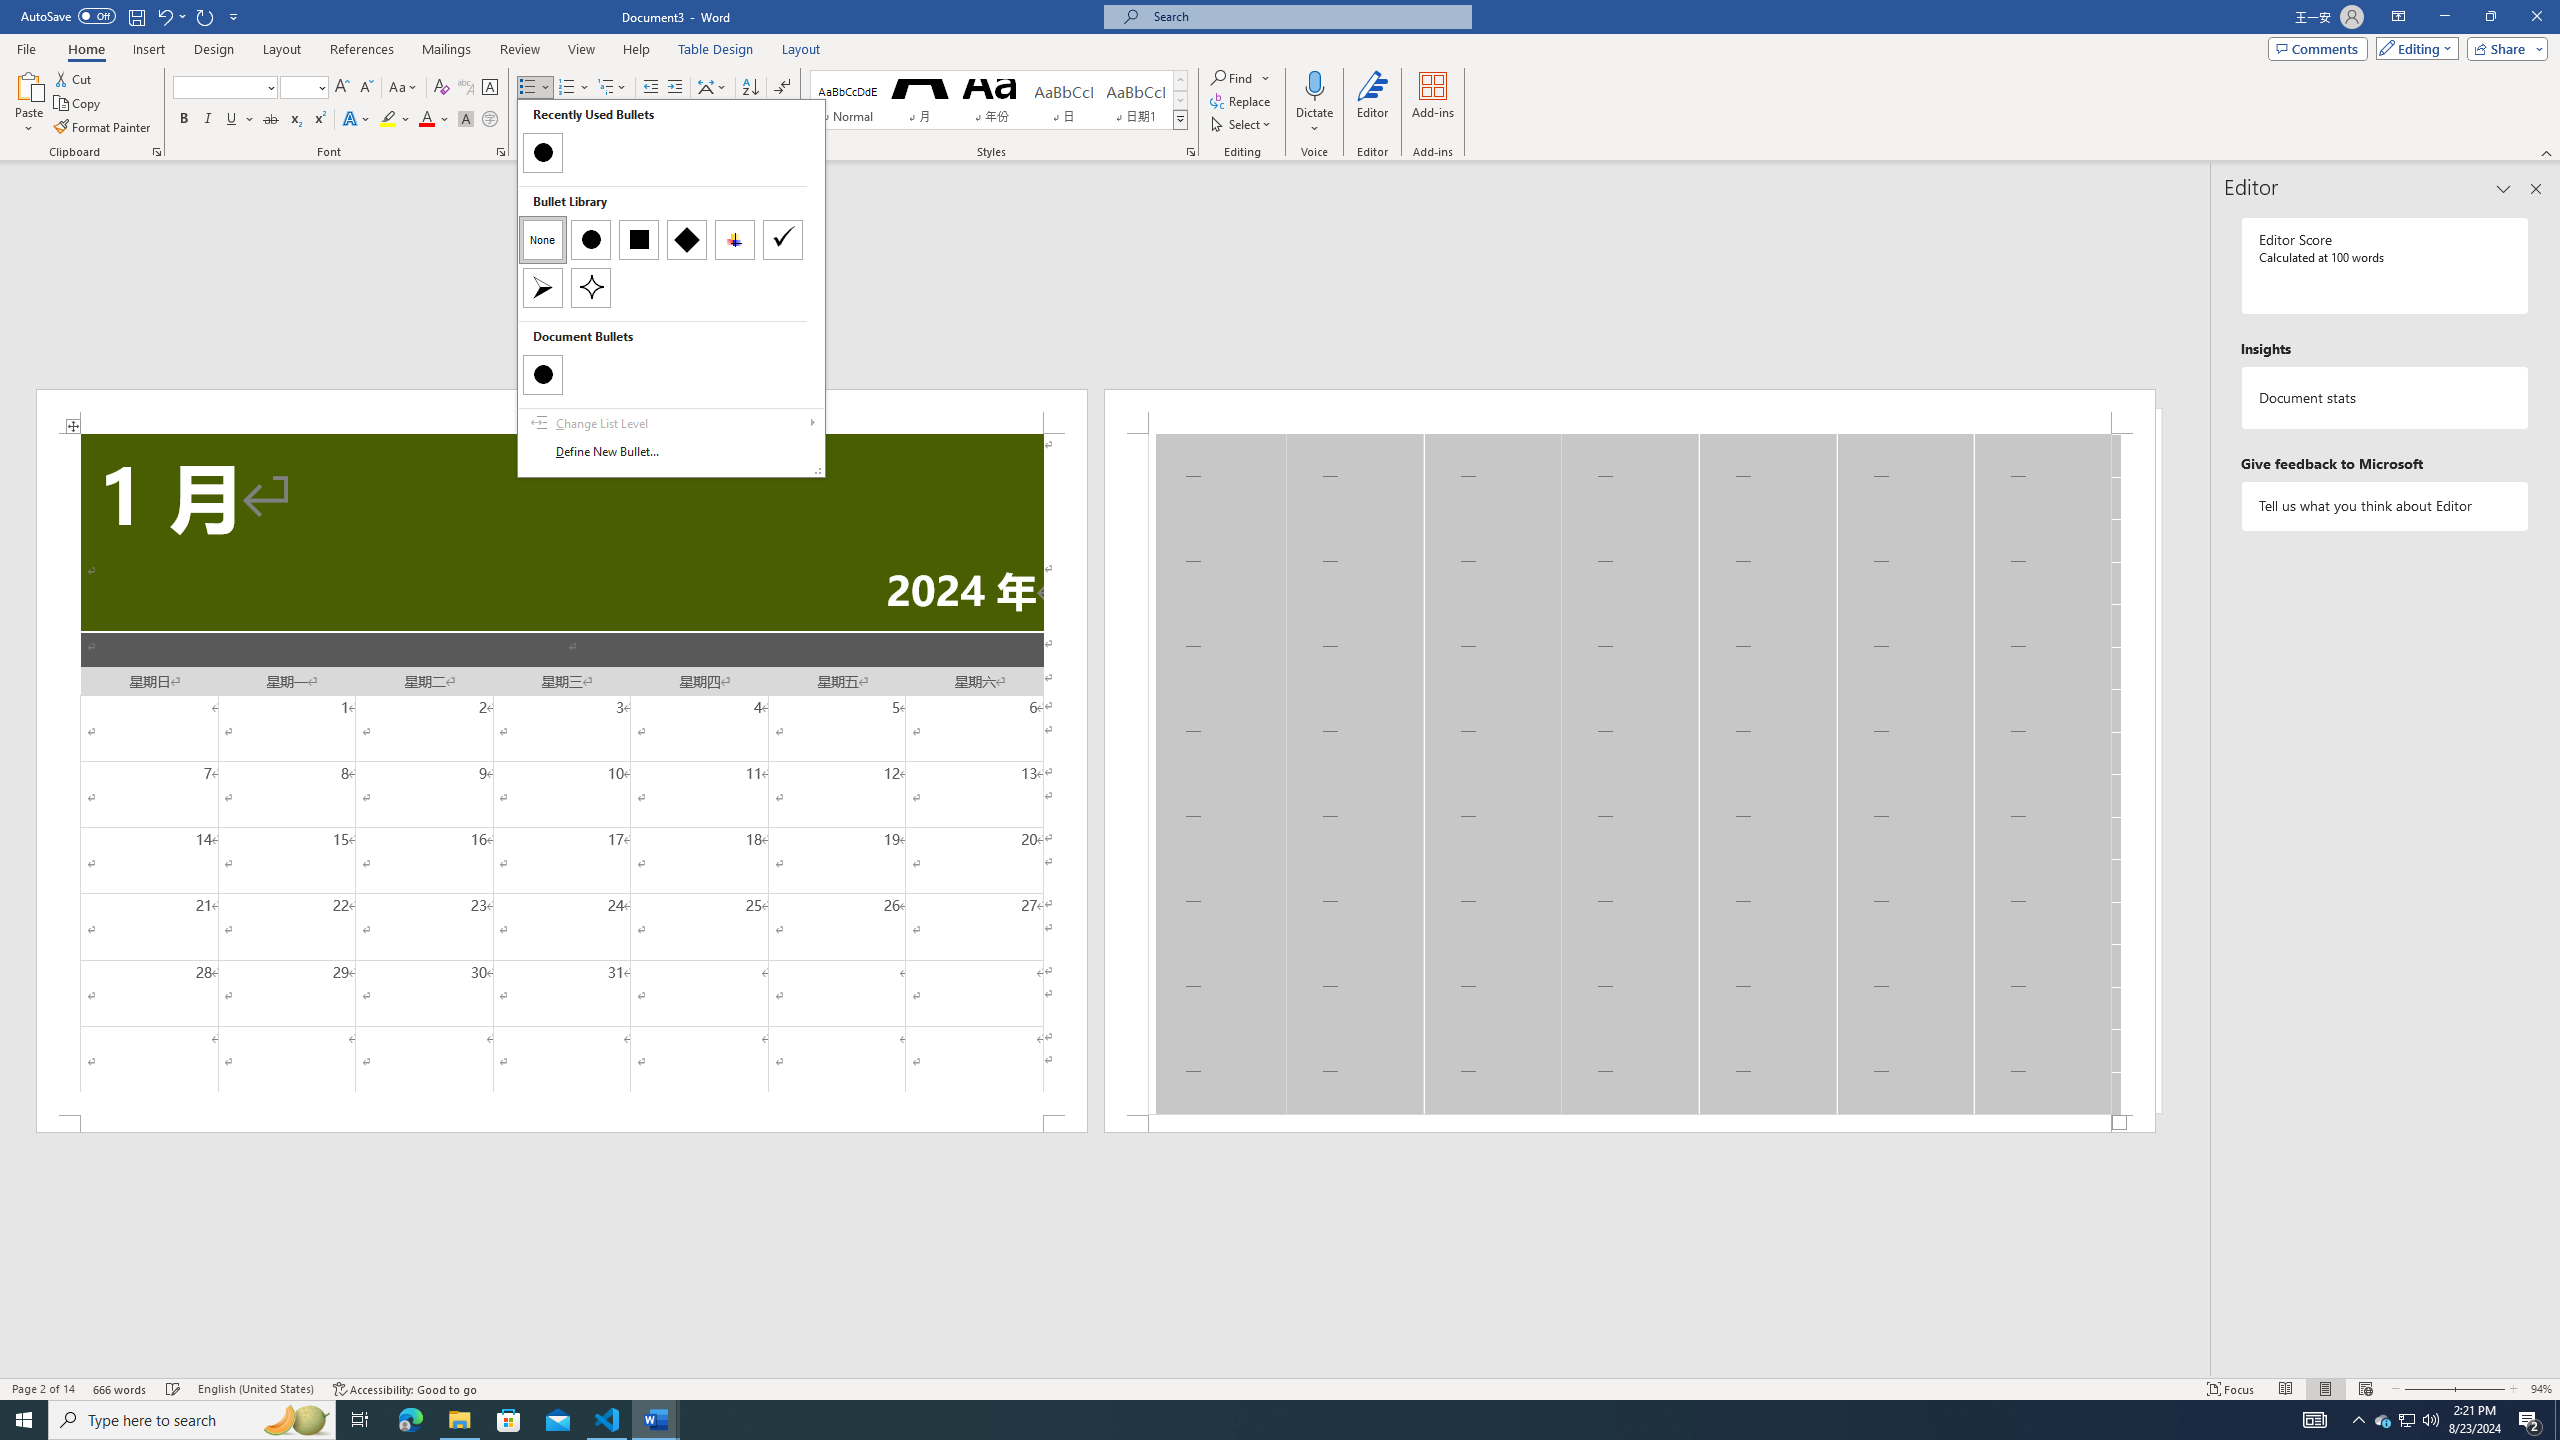 The image size is (2560, 1440). What do you see at coordinates (231, 118) in the screenshot?
I see `'Underline'` at bounding box center [231, 118].